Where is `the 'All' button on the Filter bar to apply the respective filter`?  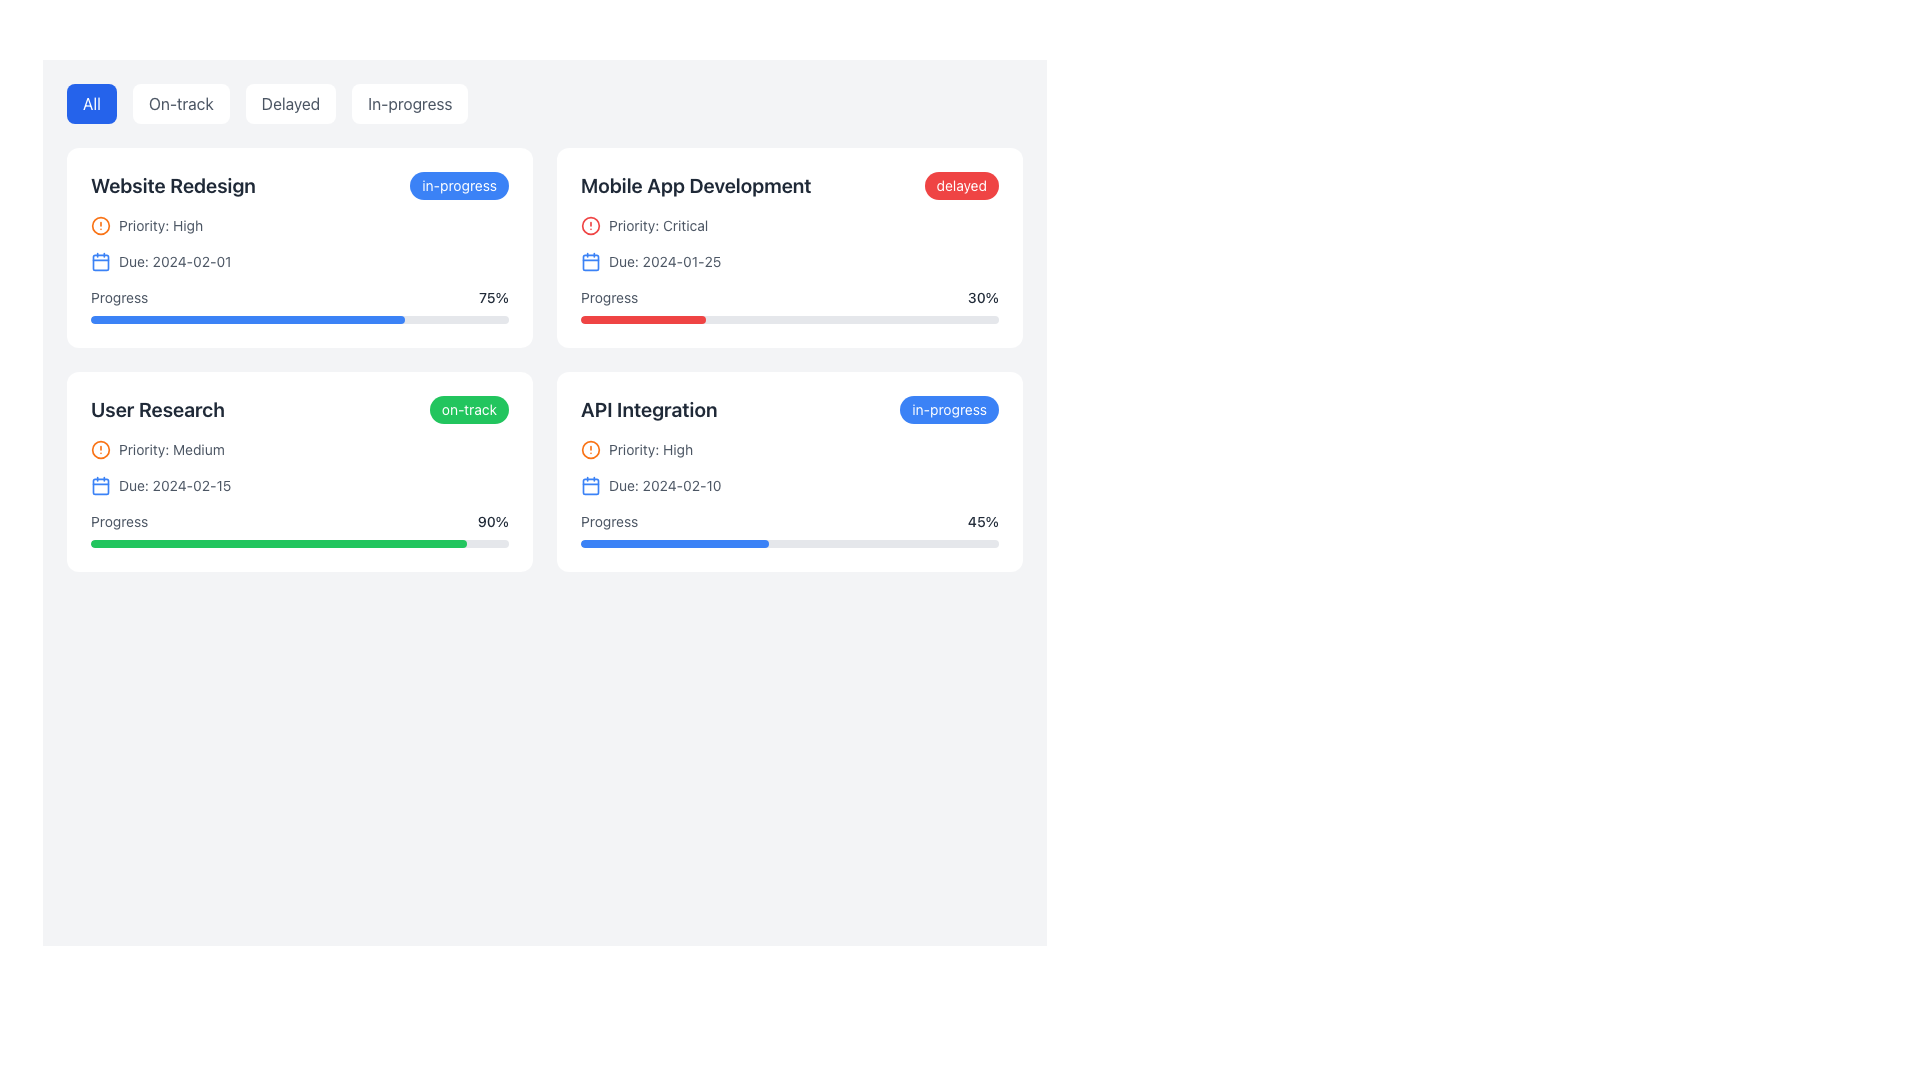 the 'All' button on the Filter bar to apply the respective filter is located at coordinates (545, 104).